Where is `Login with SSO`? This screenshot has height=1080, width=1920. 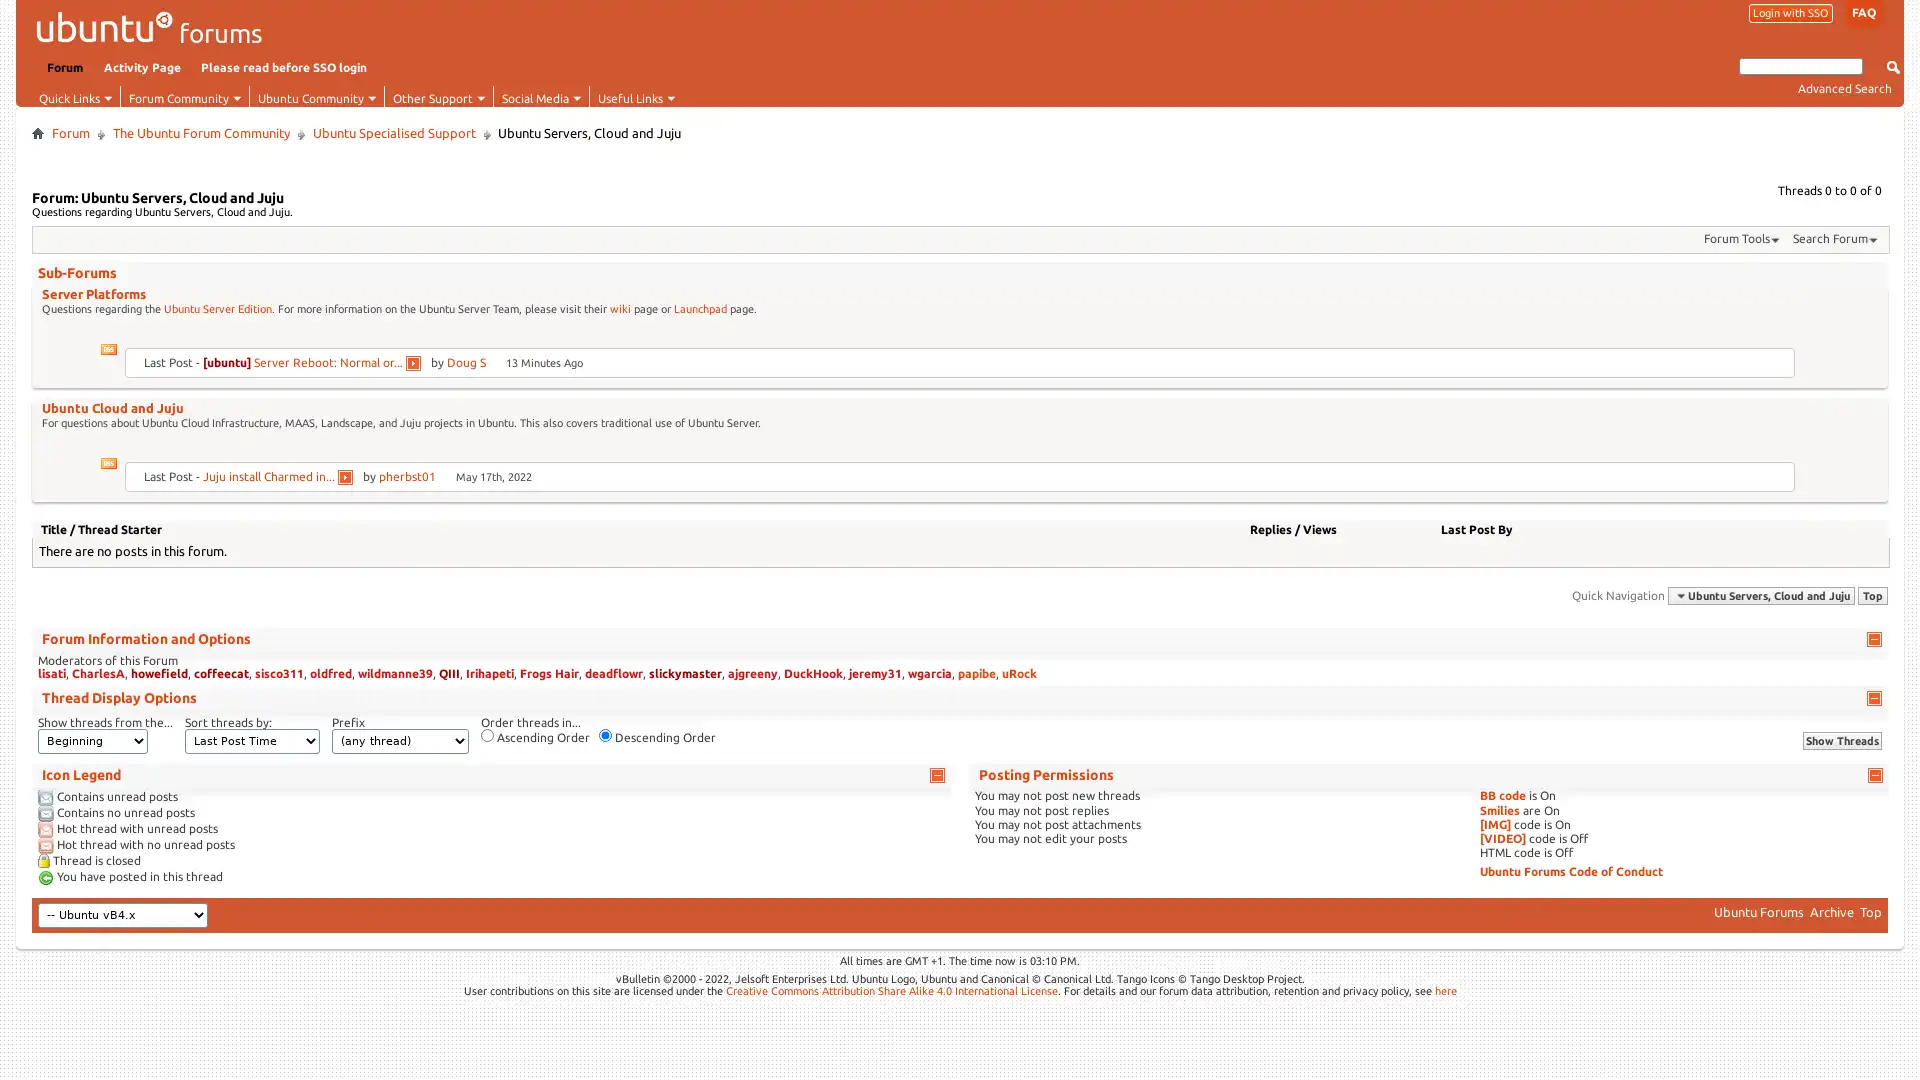 Login with SSO is located at coordinates (1790, 12).